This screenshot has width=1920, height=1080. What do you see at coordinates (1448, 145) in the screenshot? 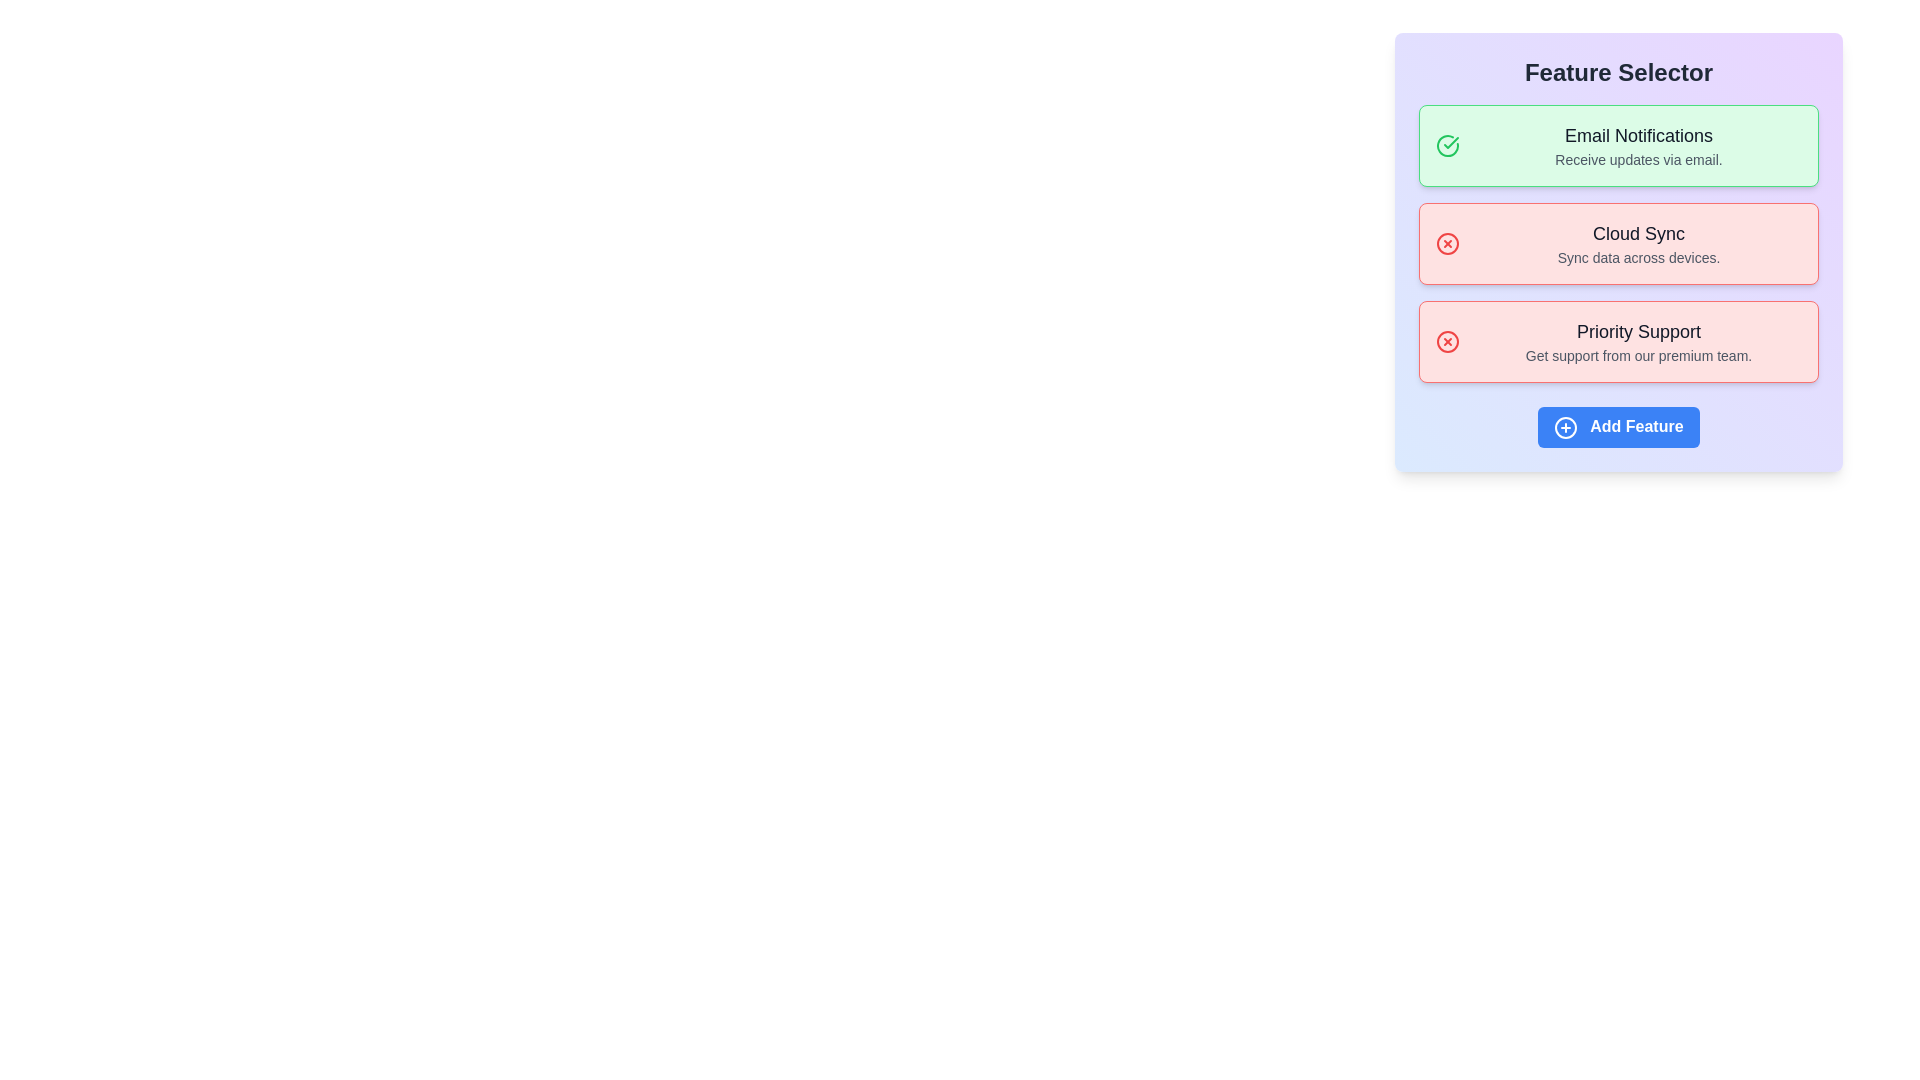
I see `the circular green checkmark icon with a hollow outline, indicating a positive state, located in the 'Email Notifications' feature box adjacent to the description 'Email Notifications Receive updates via email.'` at bounding box center [1448, 145].